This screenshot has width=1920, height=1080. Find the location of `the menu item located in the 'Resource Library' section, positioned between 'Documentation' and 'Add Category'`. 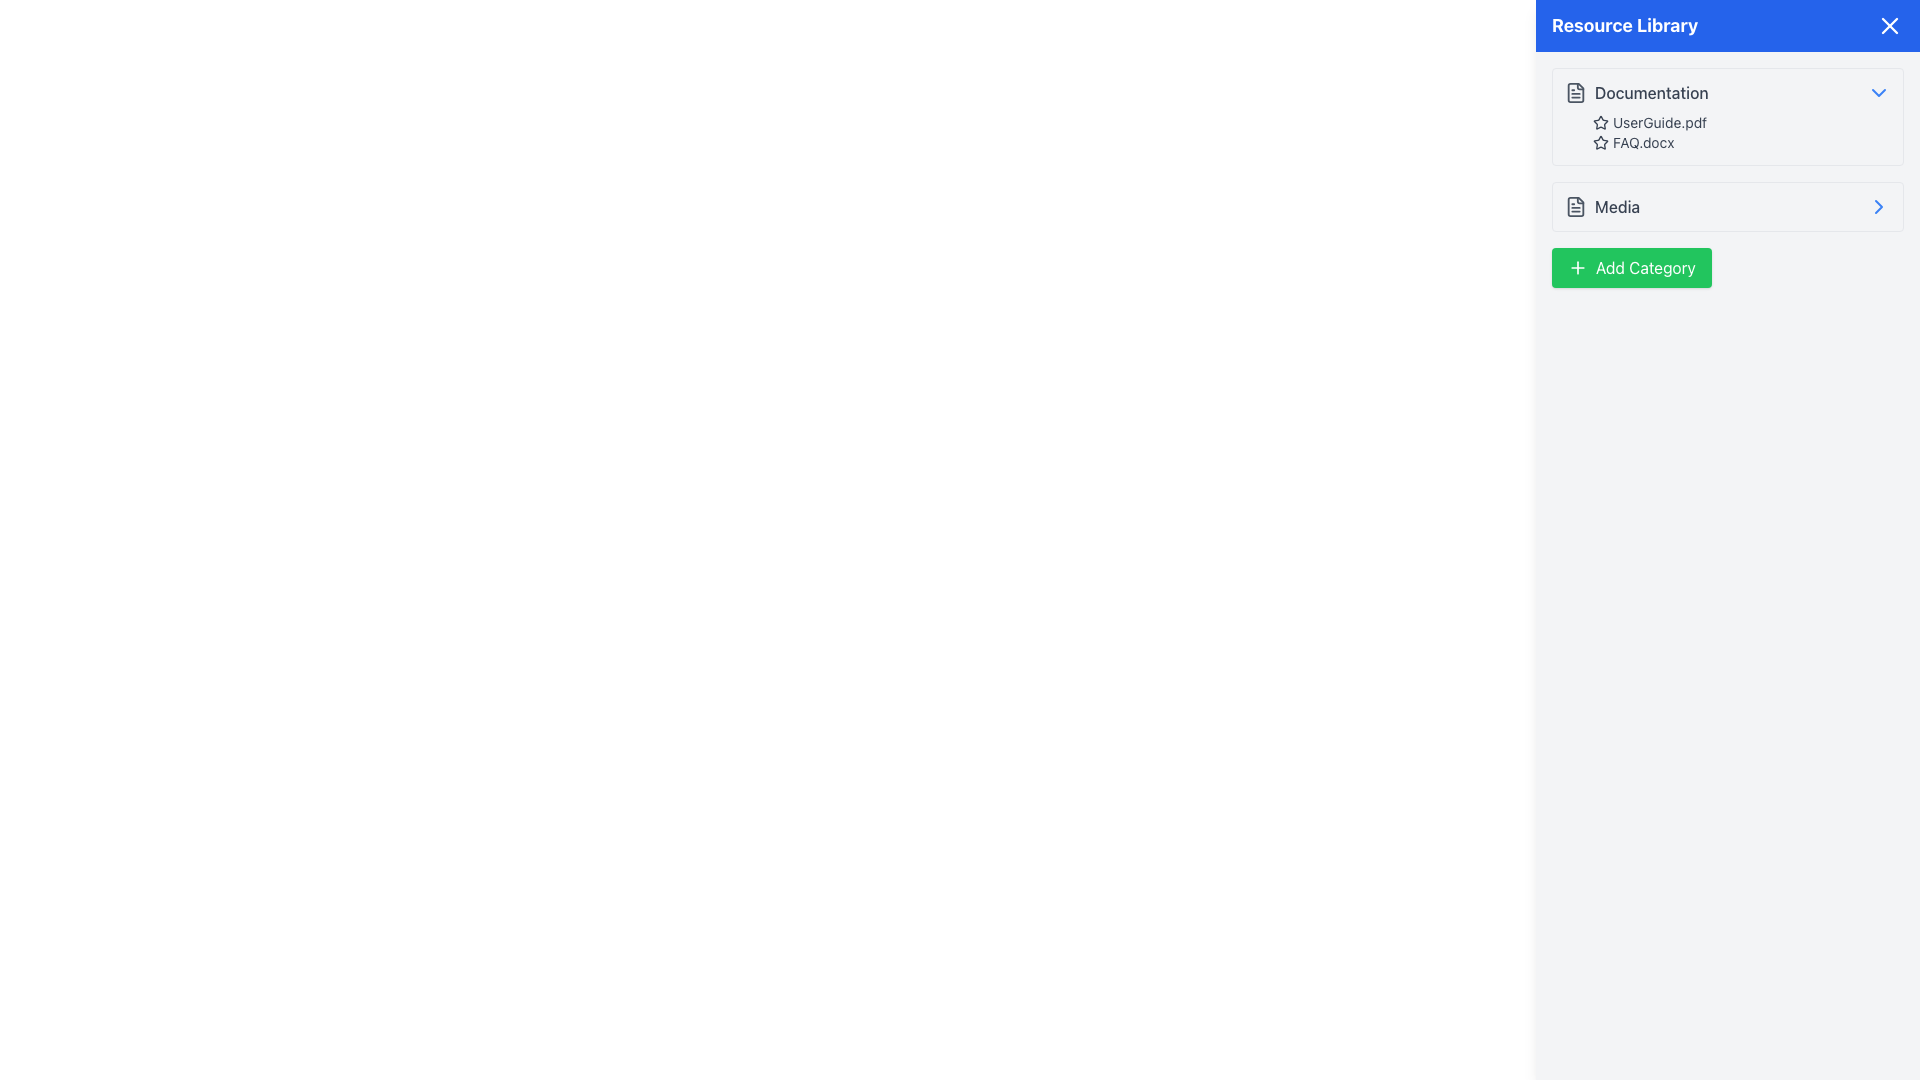

the menu item located in the 'Resource Library' section, positioned between 'Documentation' and 'Add Category' is located at coordinates (1602, 207).